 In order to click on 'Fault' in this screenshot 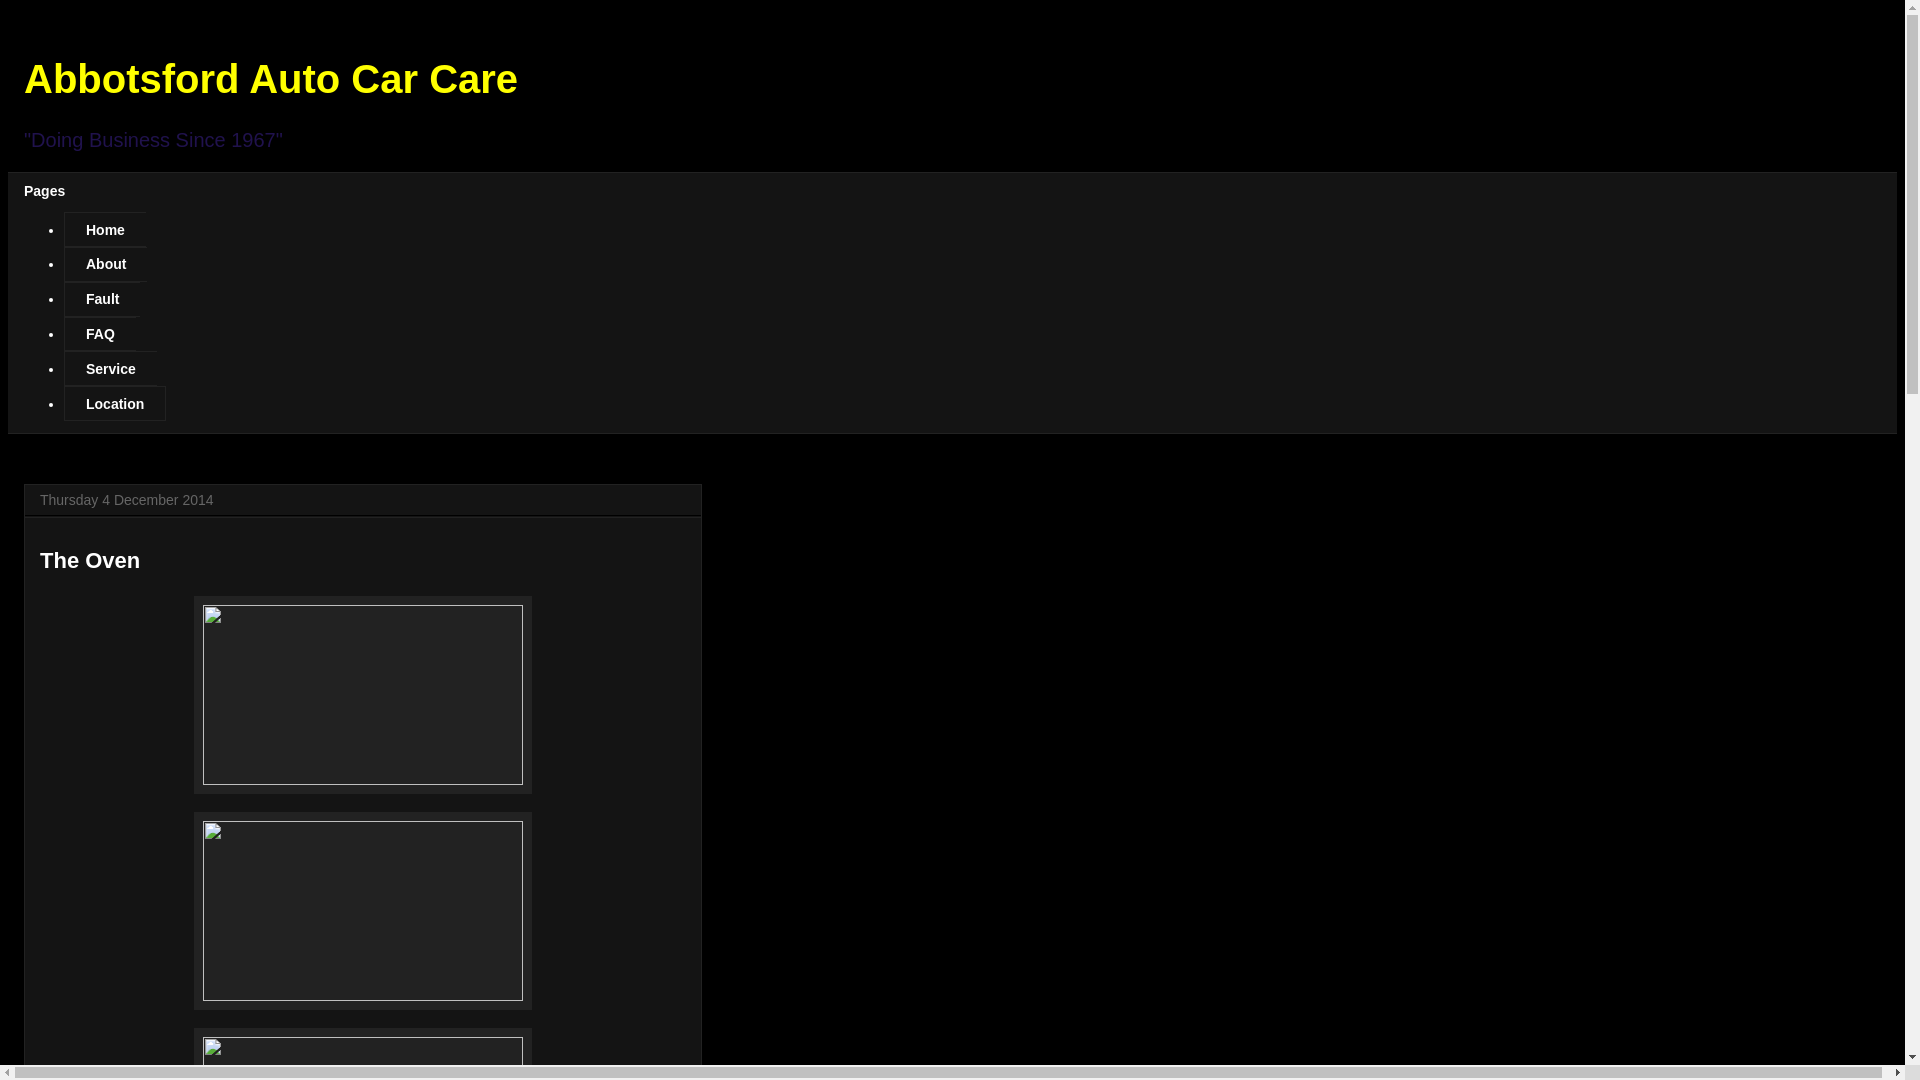, I will do `click(63, 299)`.